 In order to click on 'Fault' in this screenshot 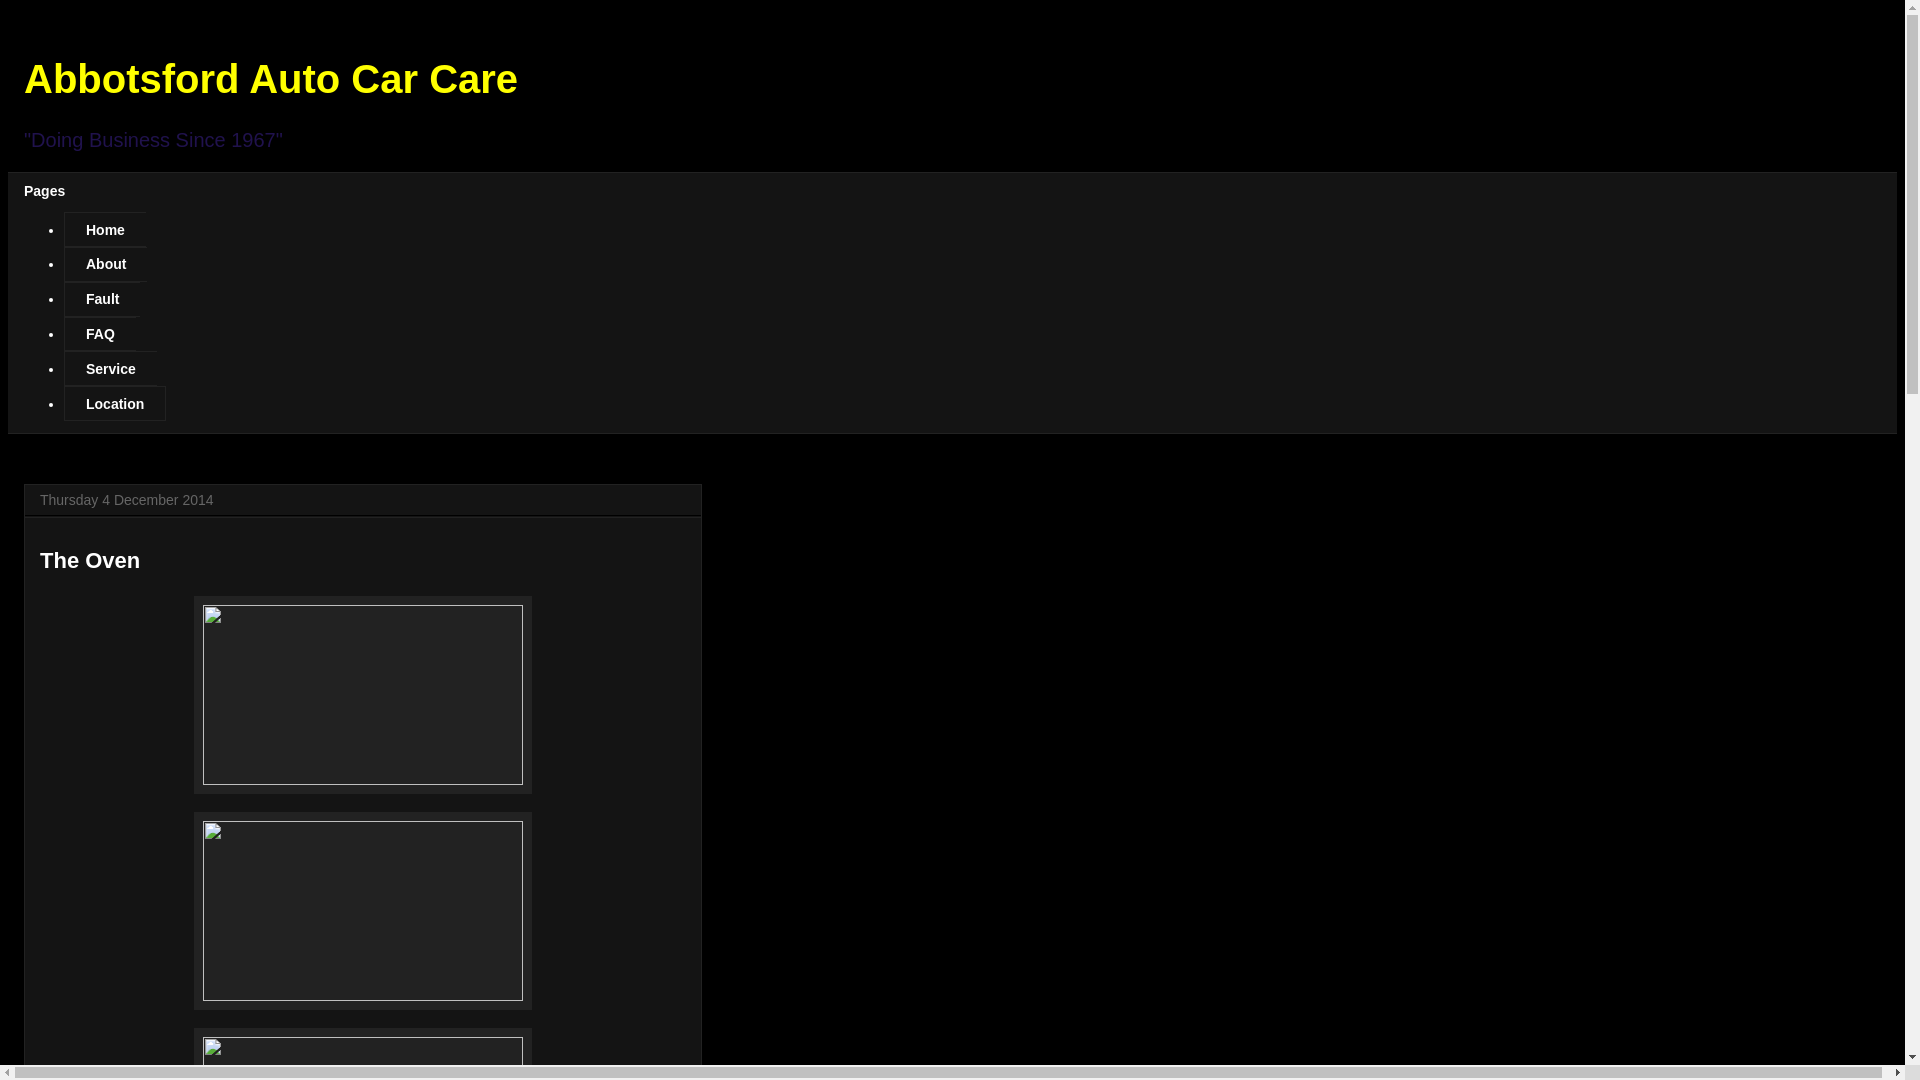, I will do `click(63, 299)`.